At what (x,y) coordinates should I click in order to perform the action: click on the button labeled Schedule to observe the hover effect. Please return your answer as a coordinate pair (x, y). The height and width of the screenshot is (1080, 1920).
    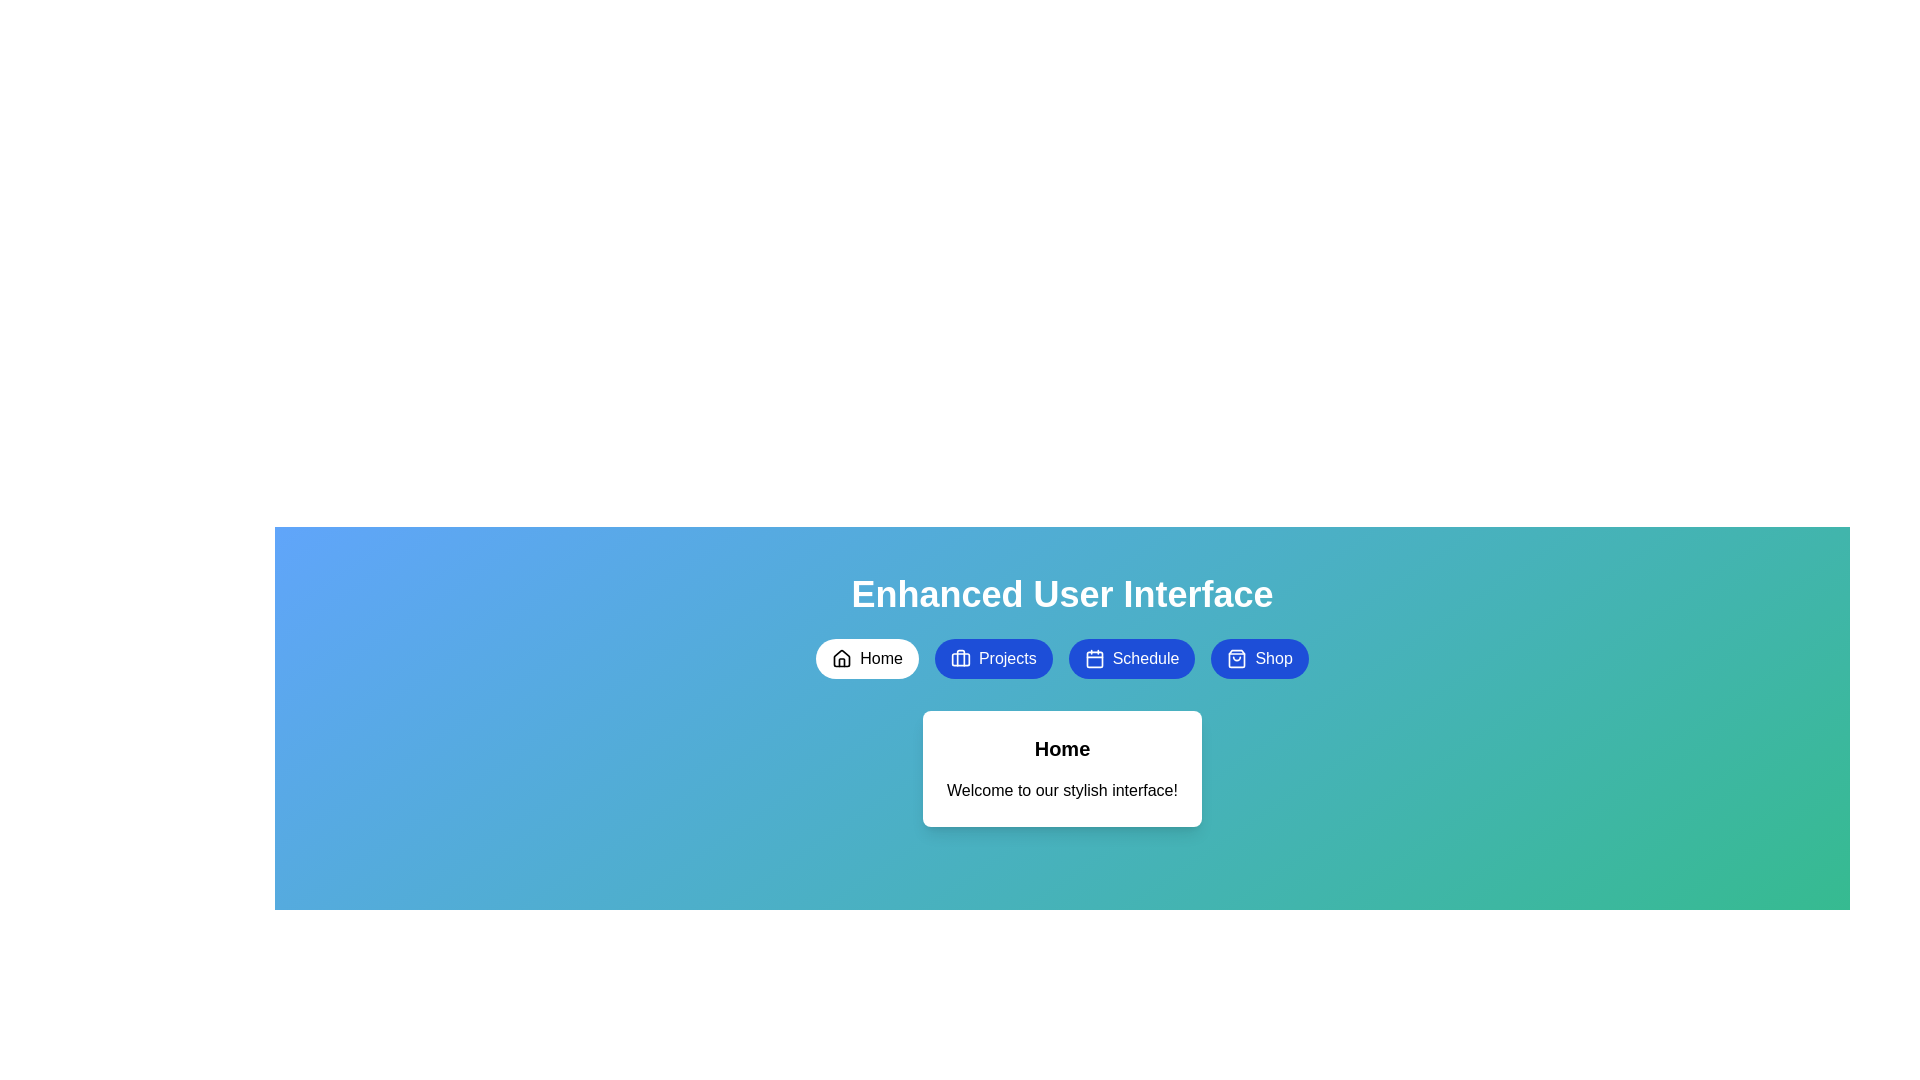
    Looking at the image, I should click on (1132, 659).